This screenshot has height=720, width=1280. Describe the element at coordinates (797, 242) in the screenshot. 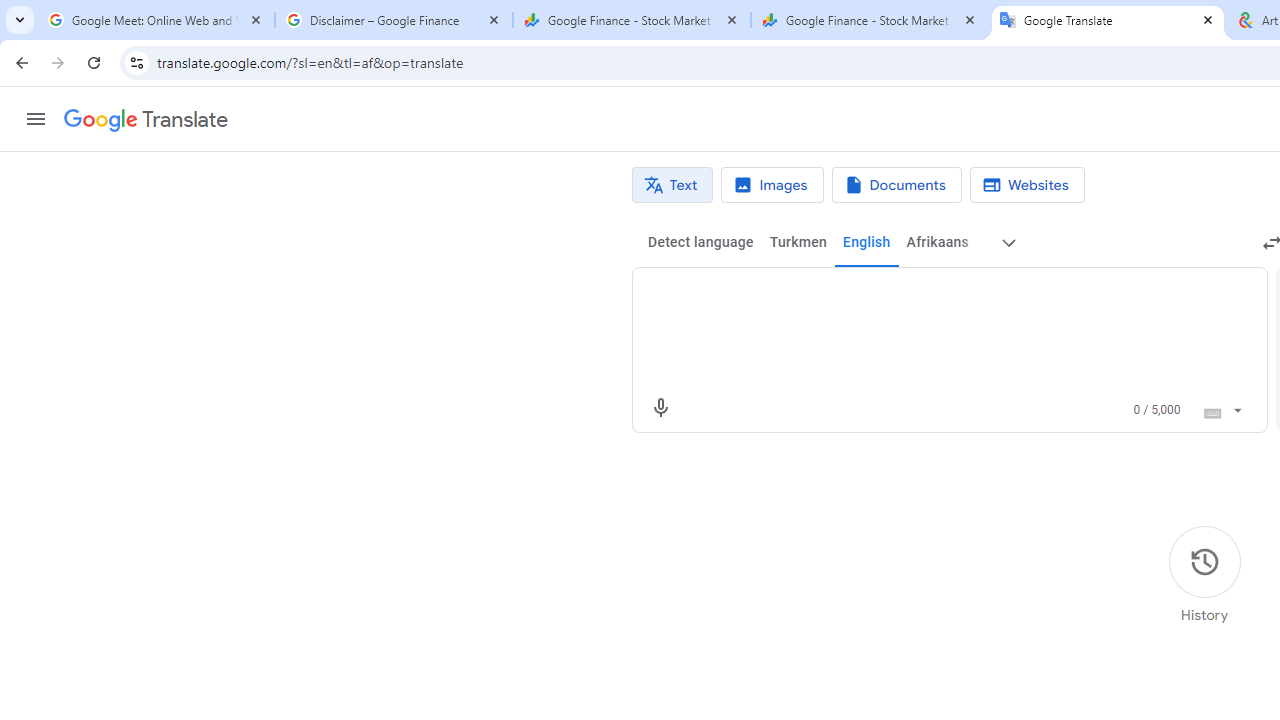

I see `'Turkmen'` at that location.